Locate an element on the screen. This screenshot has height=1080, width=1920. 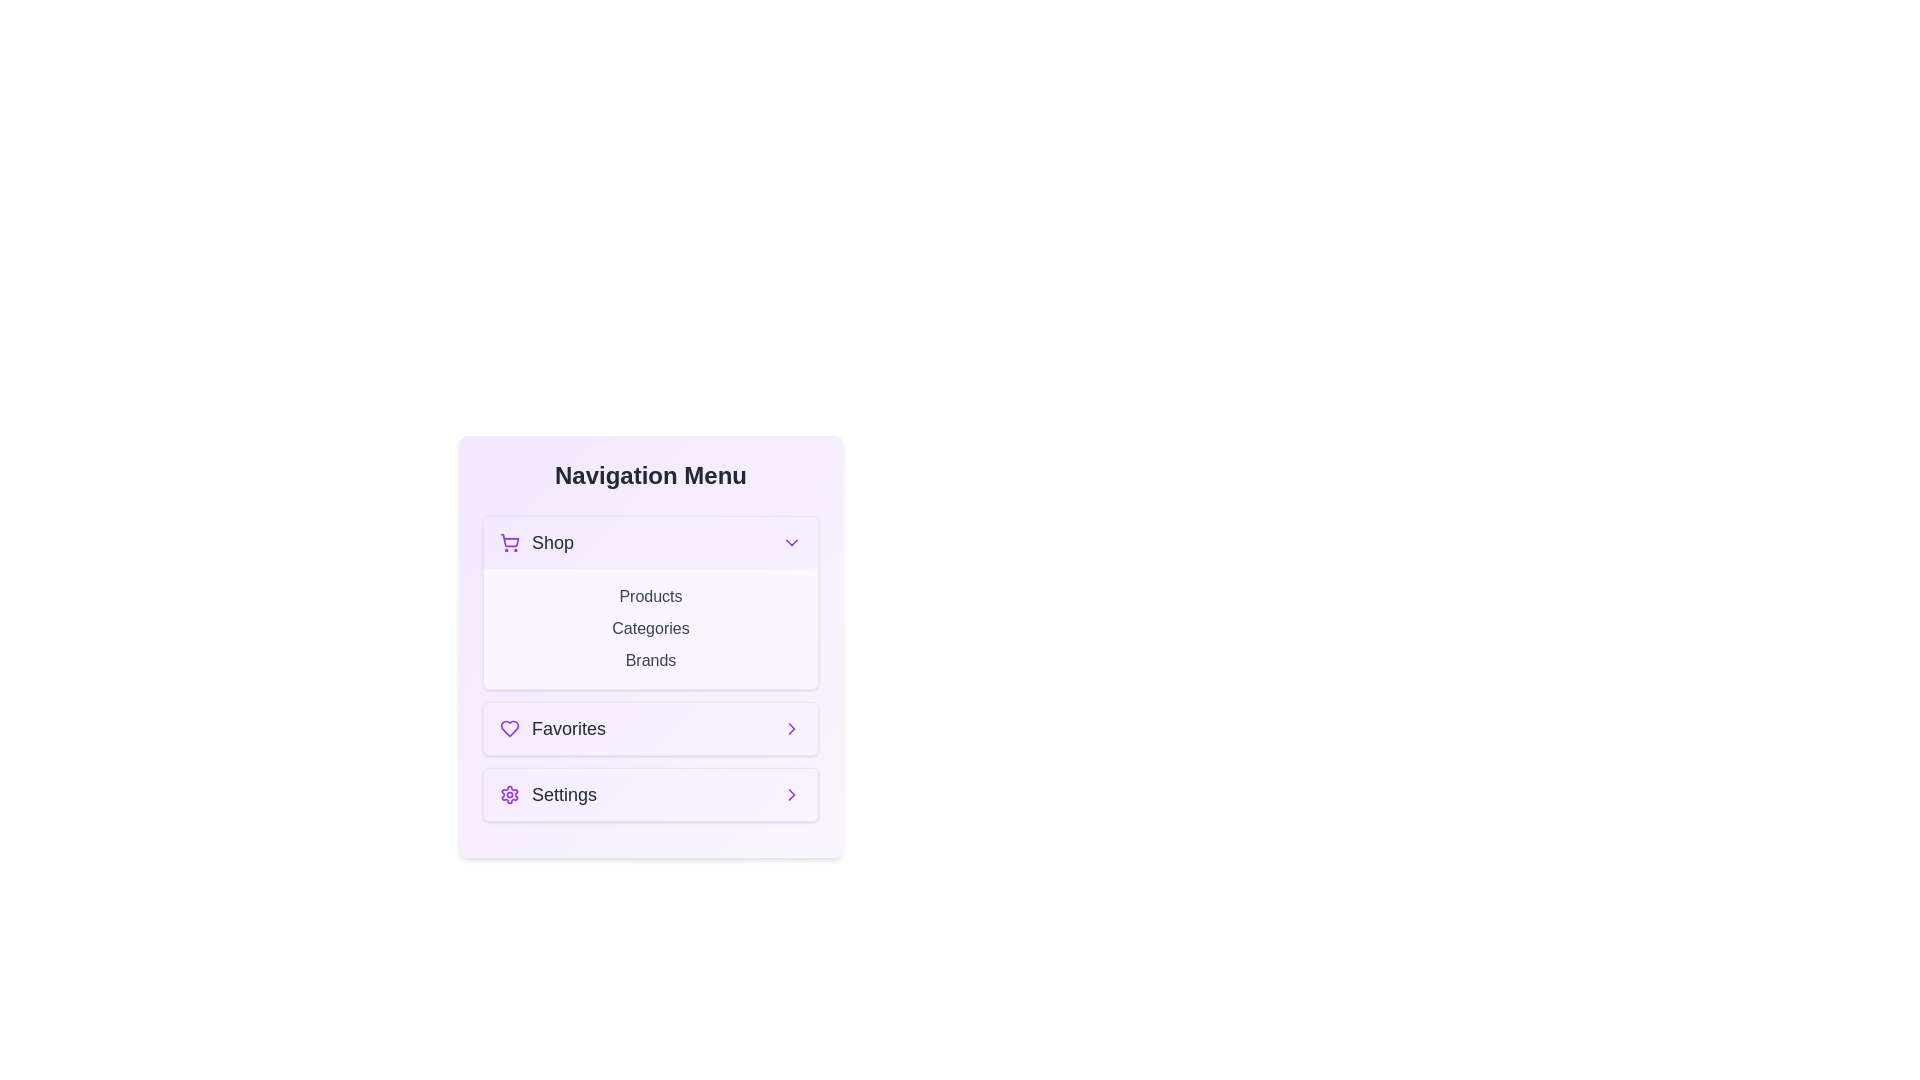
the heart-shaped icon representing favorites located to the left of the 'Favorites' label in the navigation menu is located at coordinates (508, 729).